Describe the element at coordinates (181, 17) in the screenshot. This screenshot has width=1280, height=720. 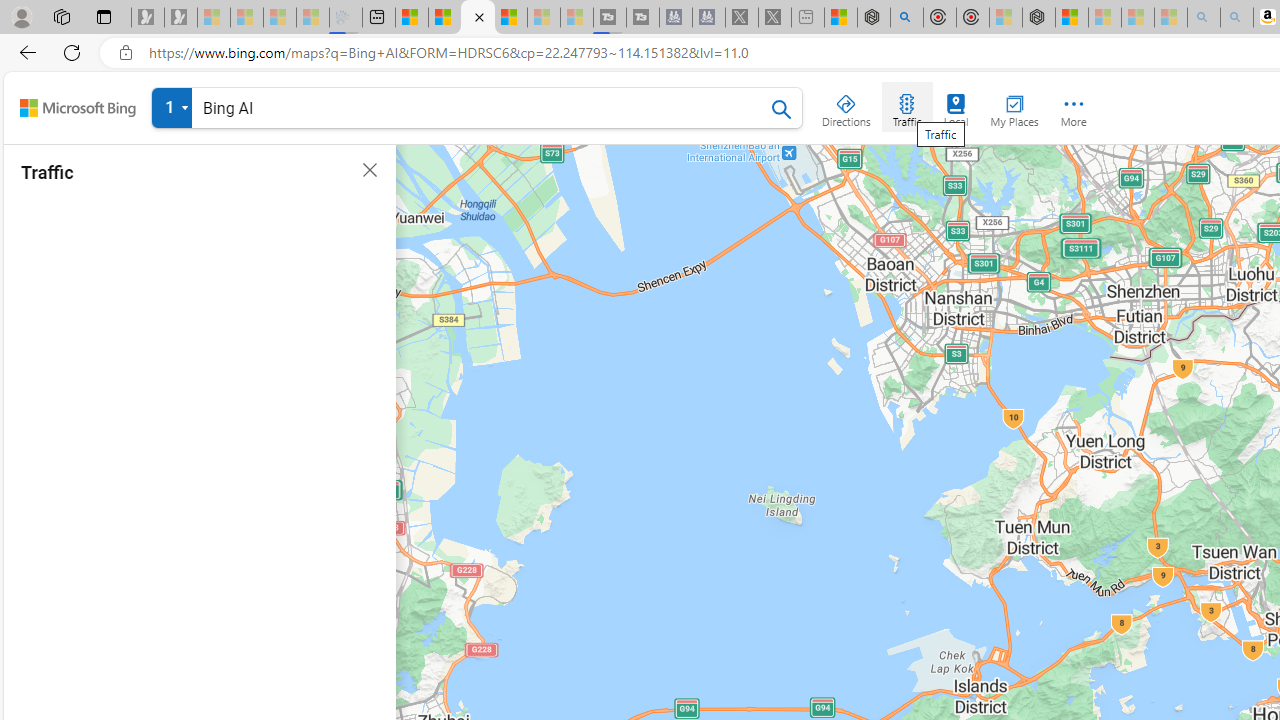
I see `'Newsletter Sign Up - Sleeping'` at that location.